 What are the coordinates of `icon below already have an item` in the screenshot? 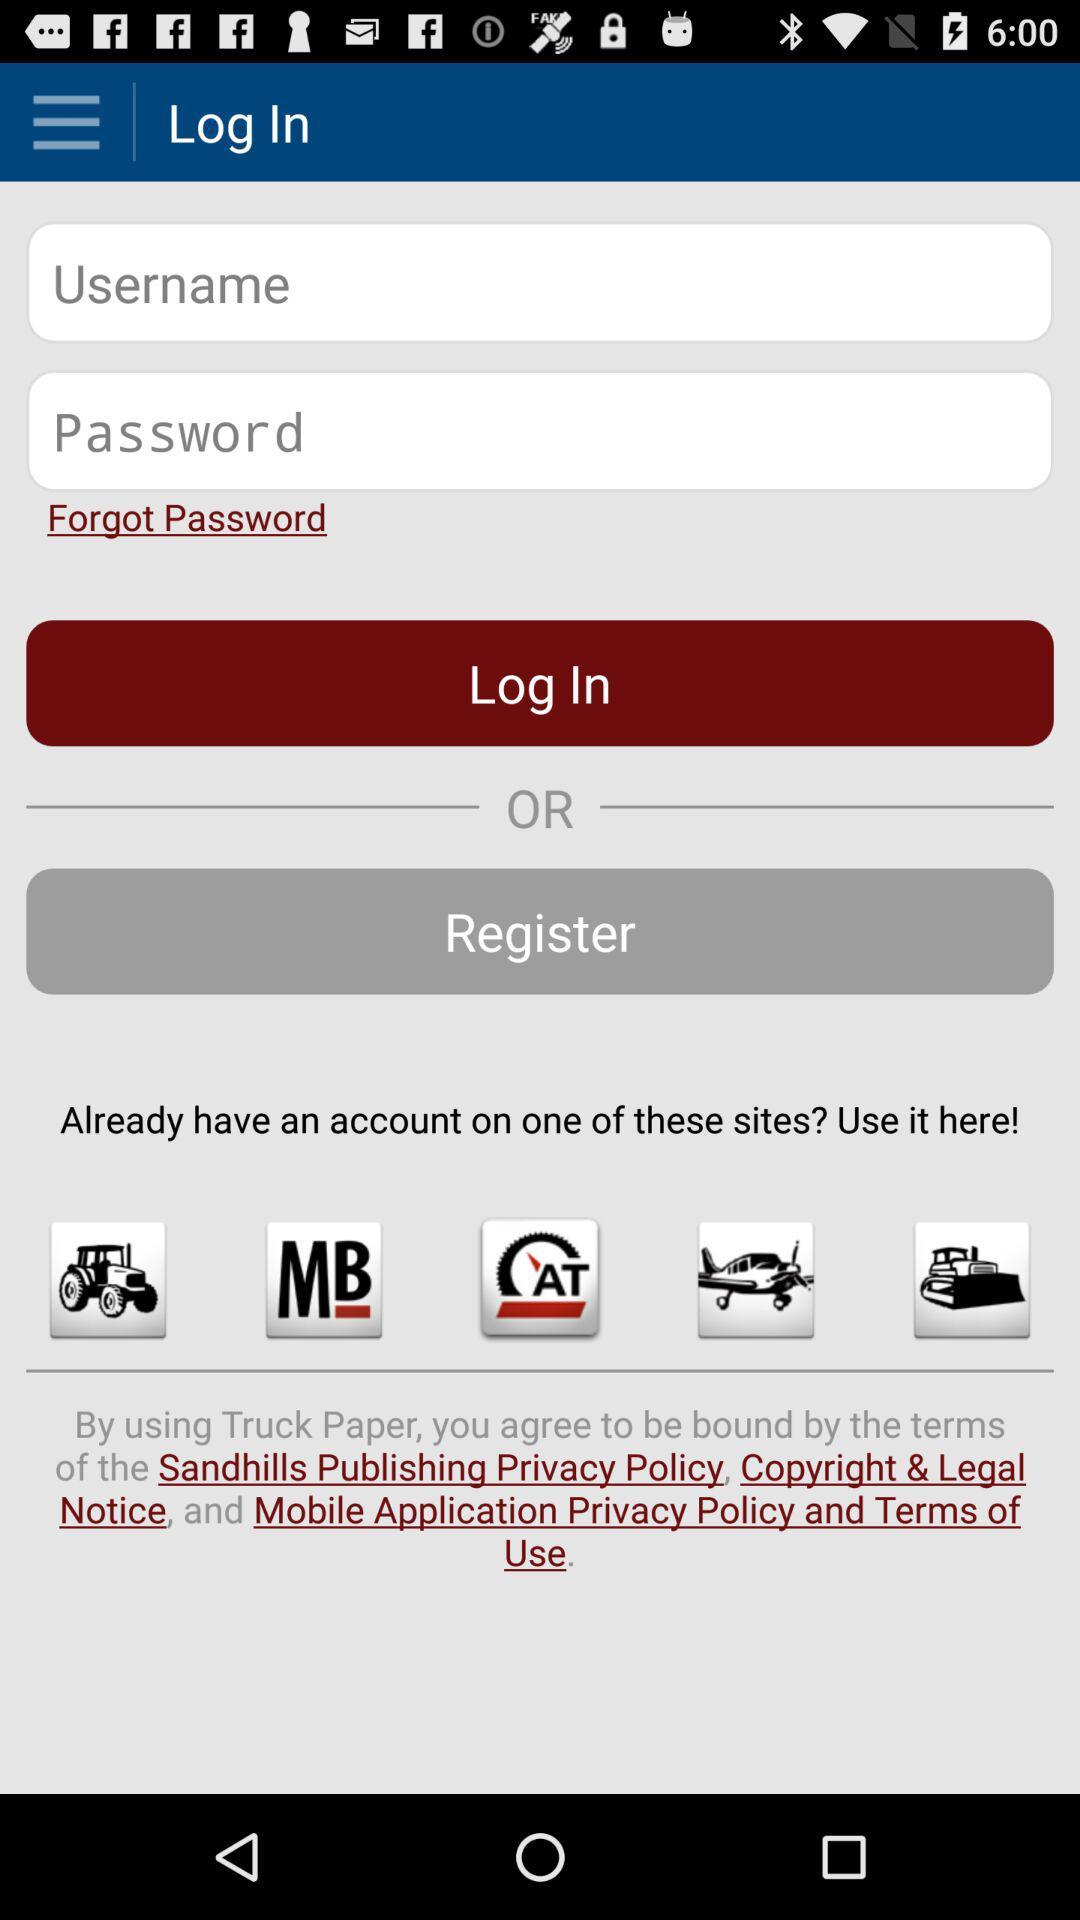 It's located at (323, 1280).